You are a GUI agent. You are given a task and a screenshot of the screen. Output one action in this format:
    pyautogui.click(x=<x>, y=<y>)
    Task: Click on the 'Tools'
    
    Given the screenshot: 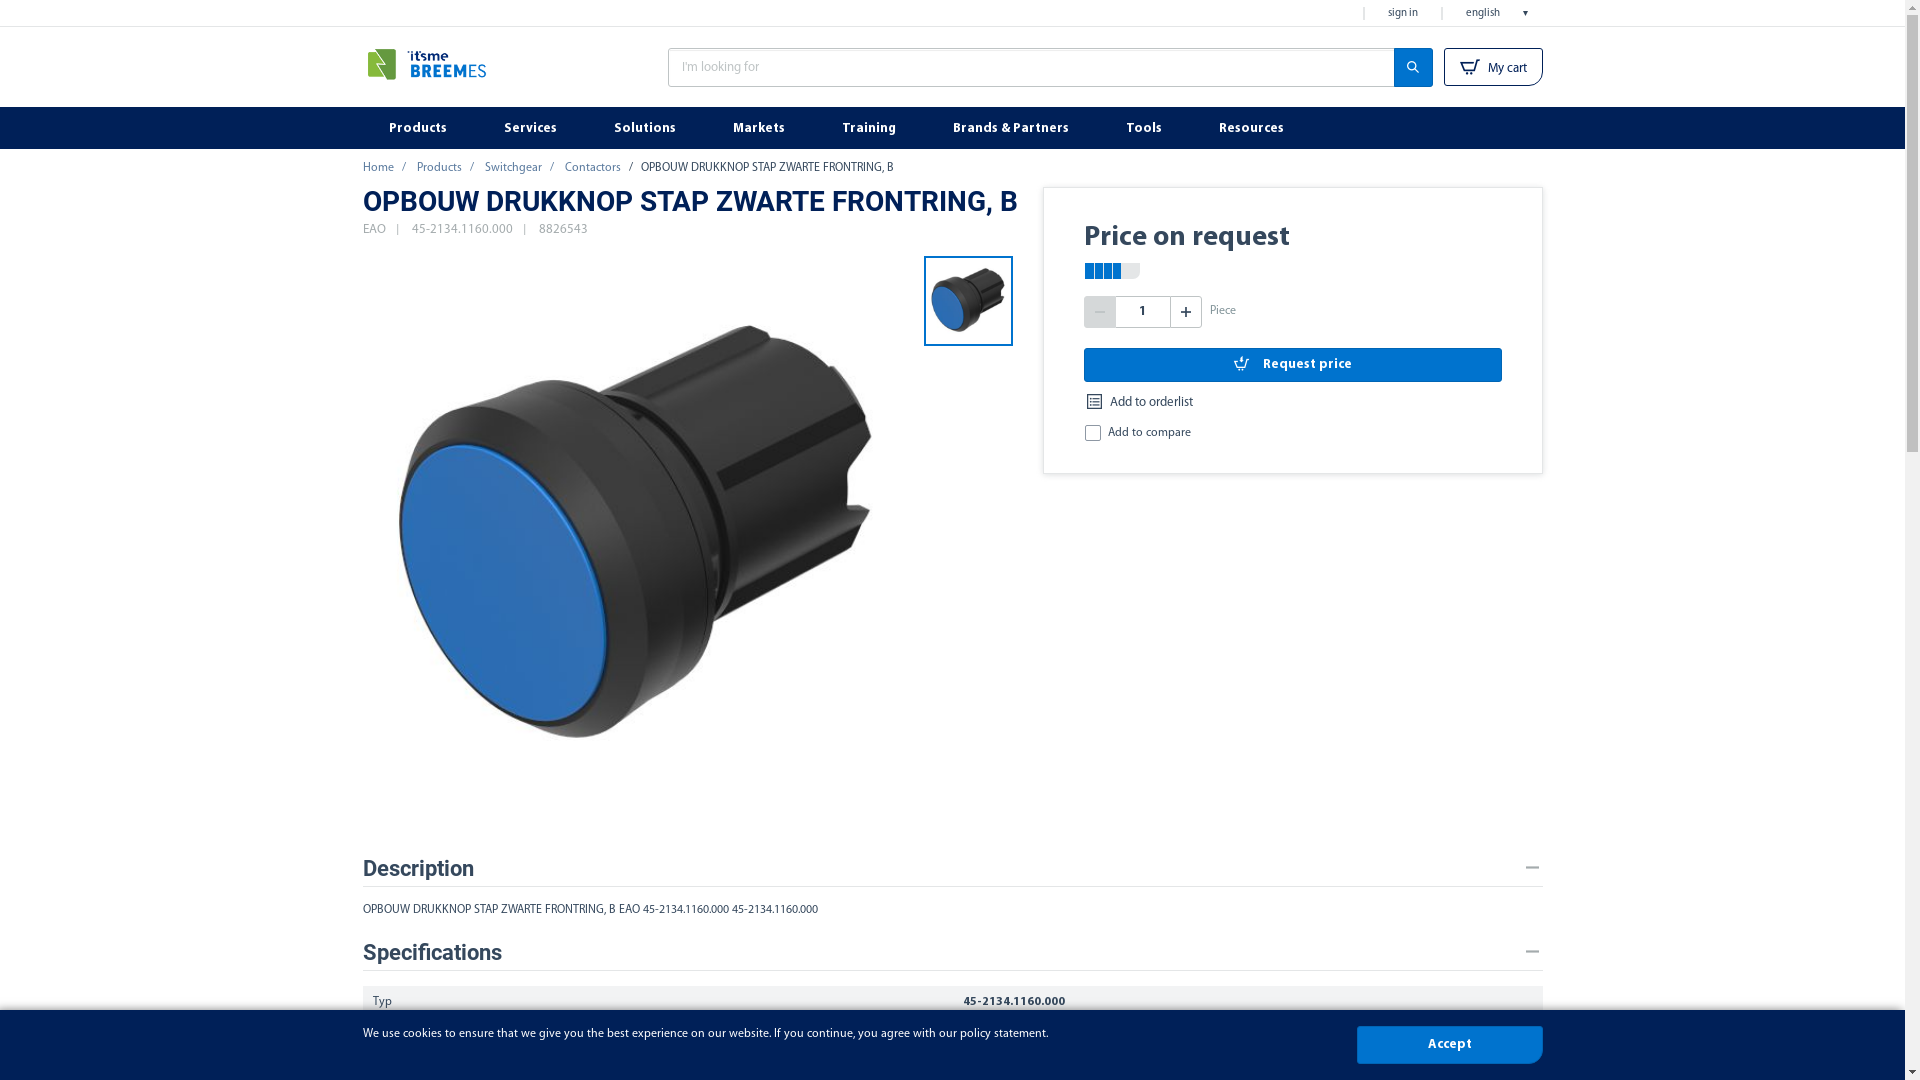 What is the action you would take?
    pyautogui.click(x=1146, y=127)
    